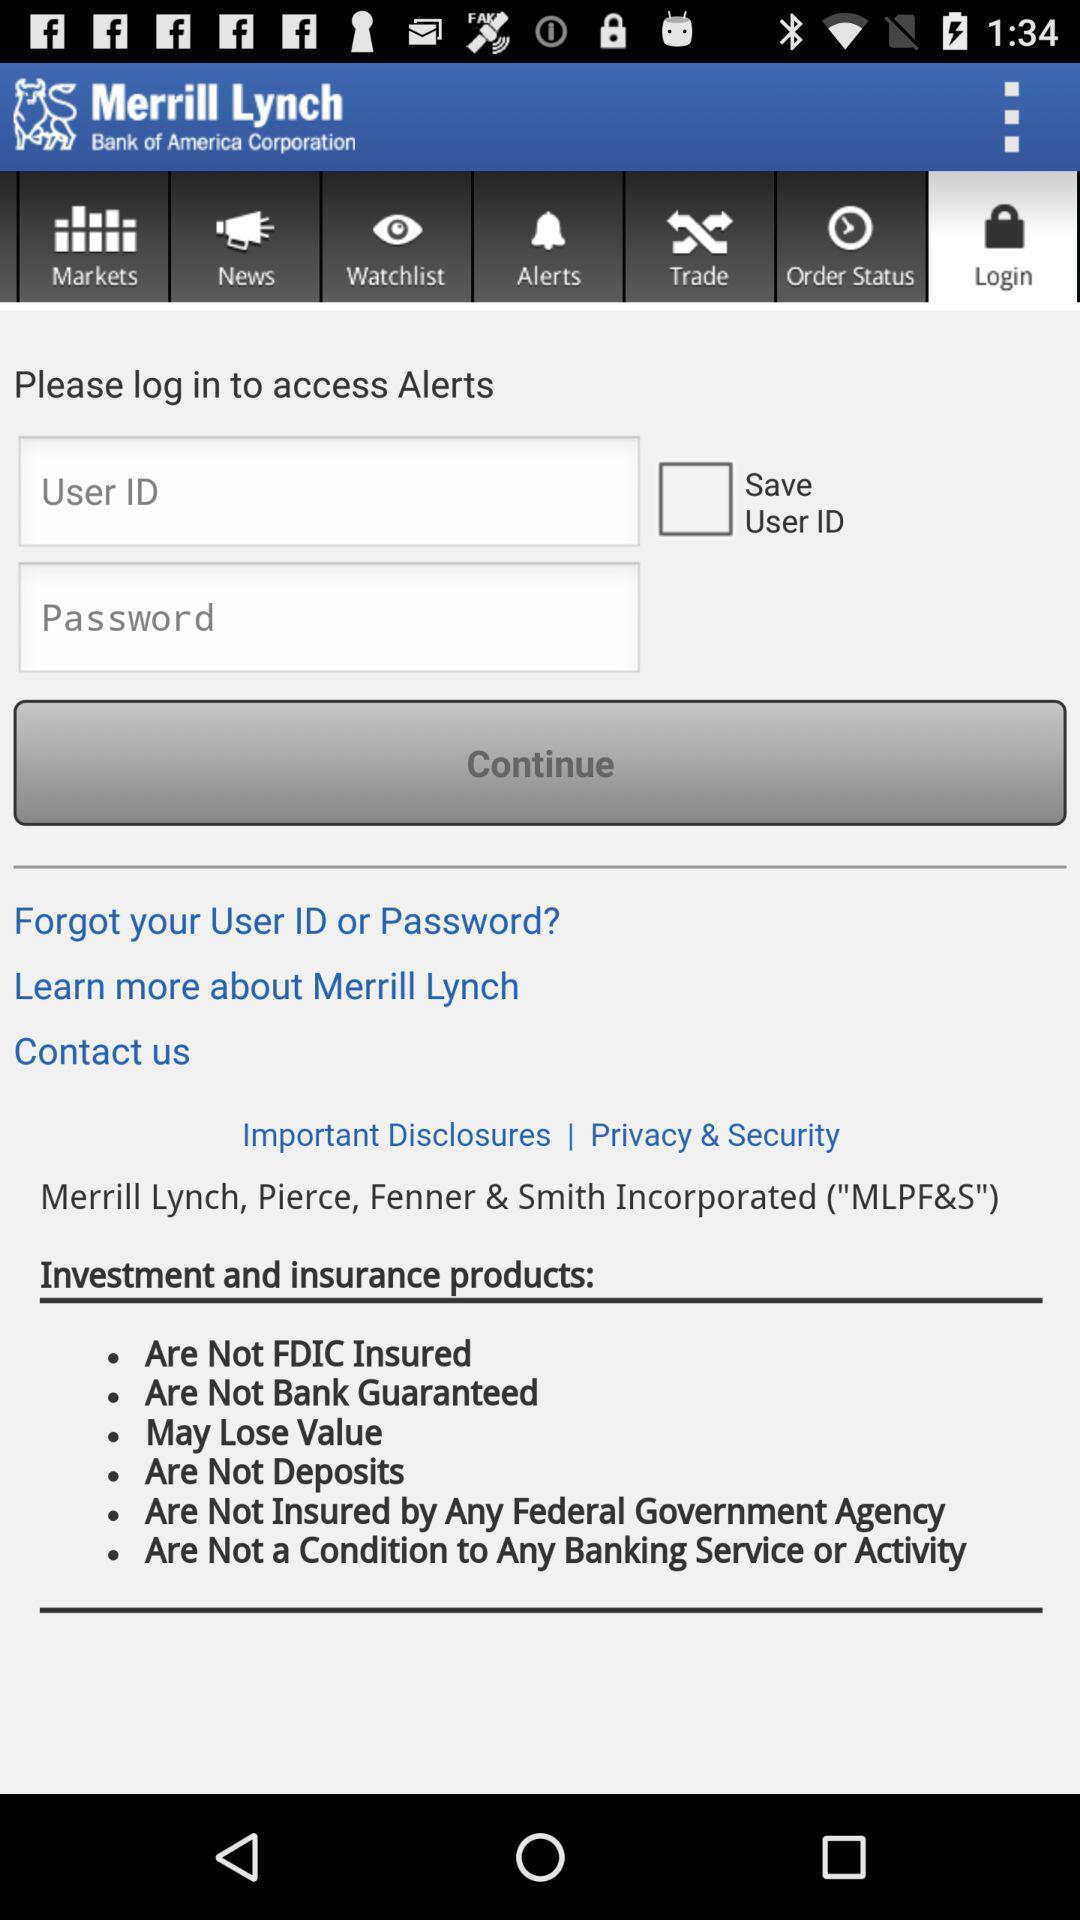 The width and height of the screenshot is (1080, 1920). I want to click on login page, so click(328, 497).